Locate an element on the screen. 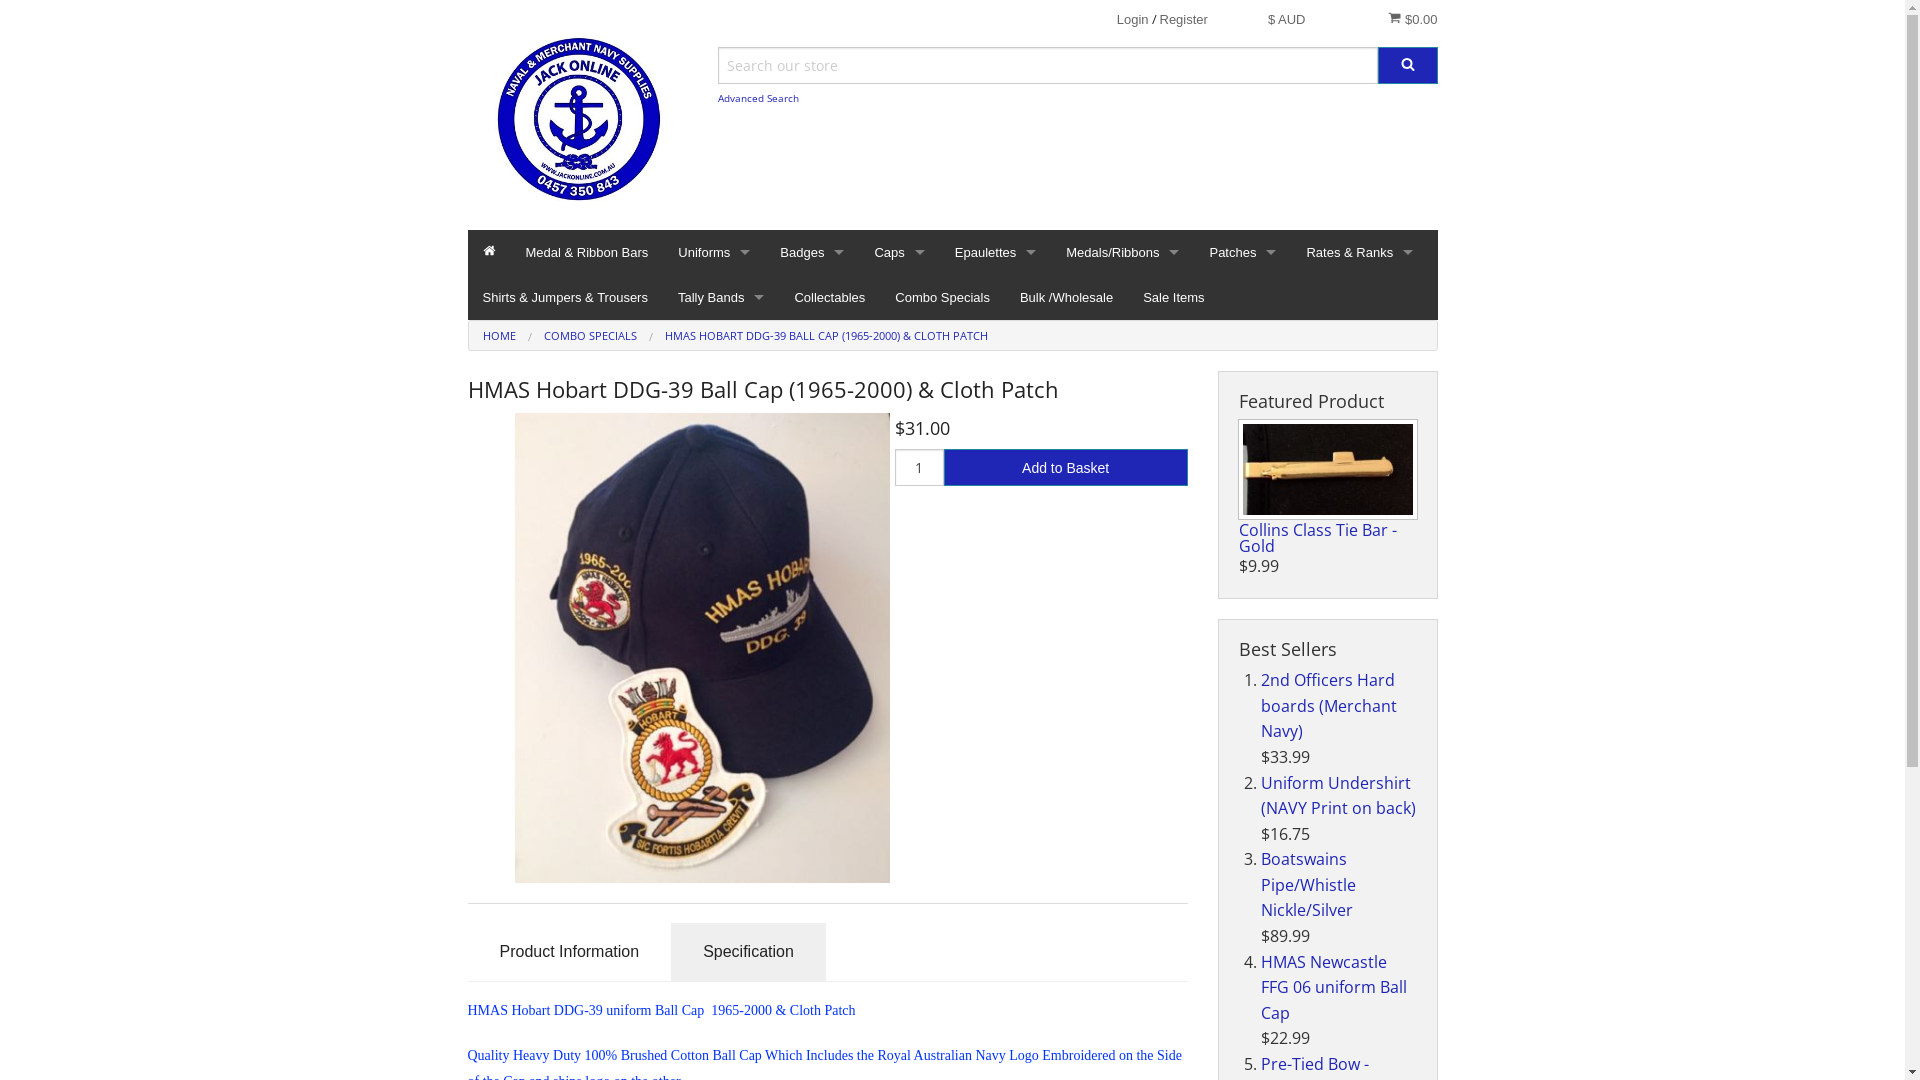  'Charter Boats' is located at coordinates (995, 321).